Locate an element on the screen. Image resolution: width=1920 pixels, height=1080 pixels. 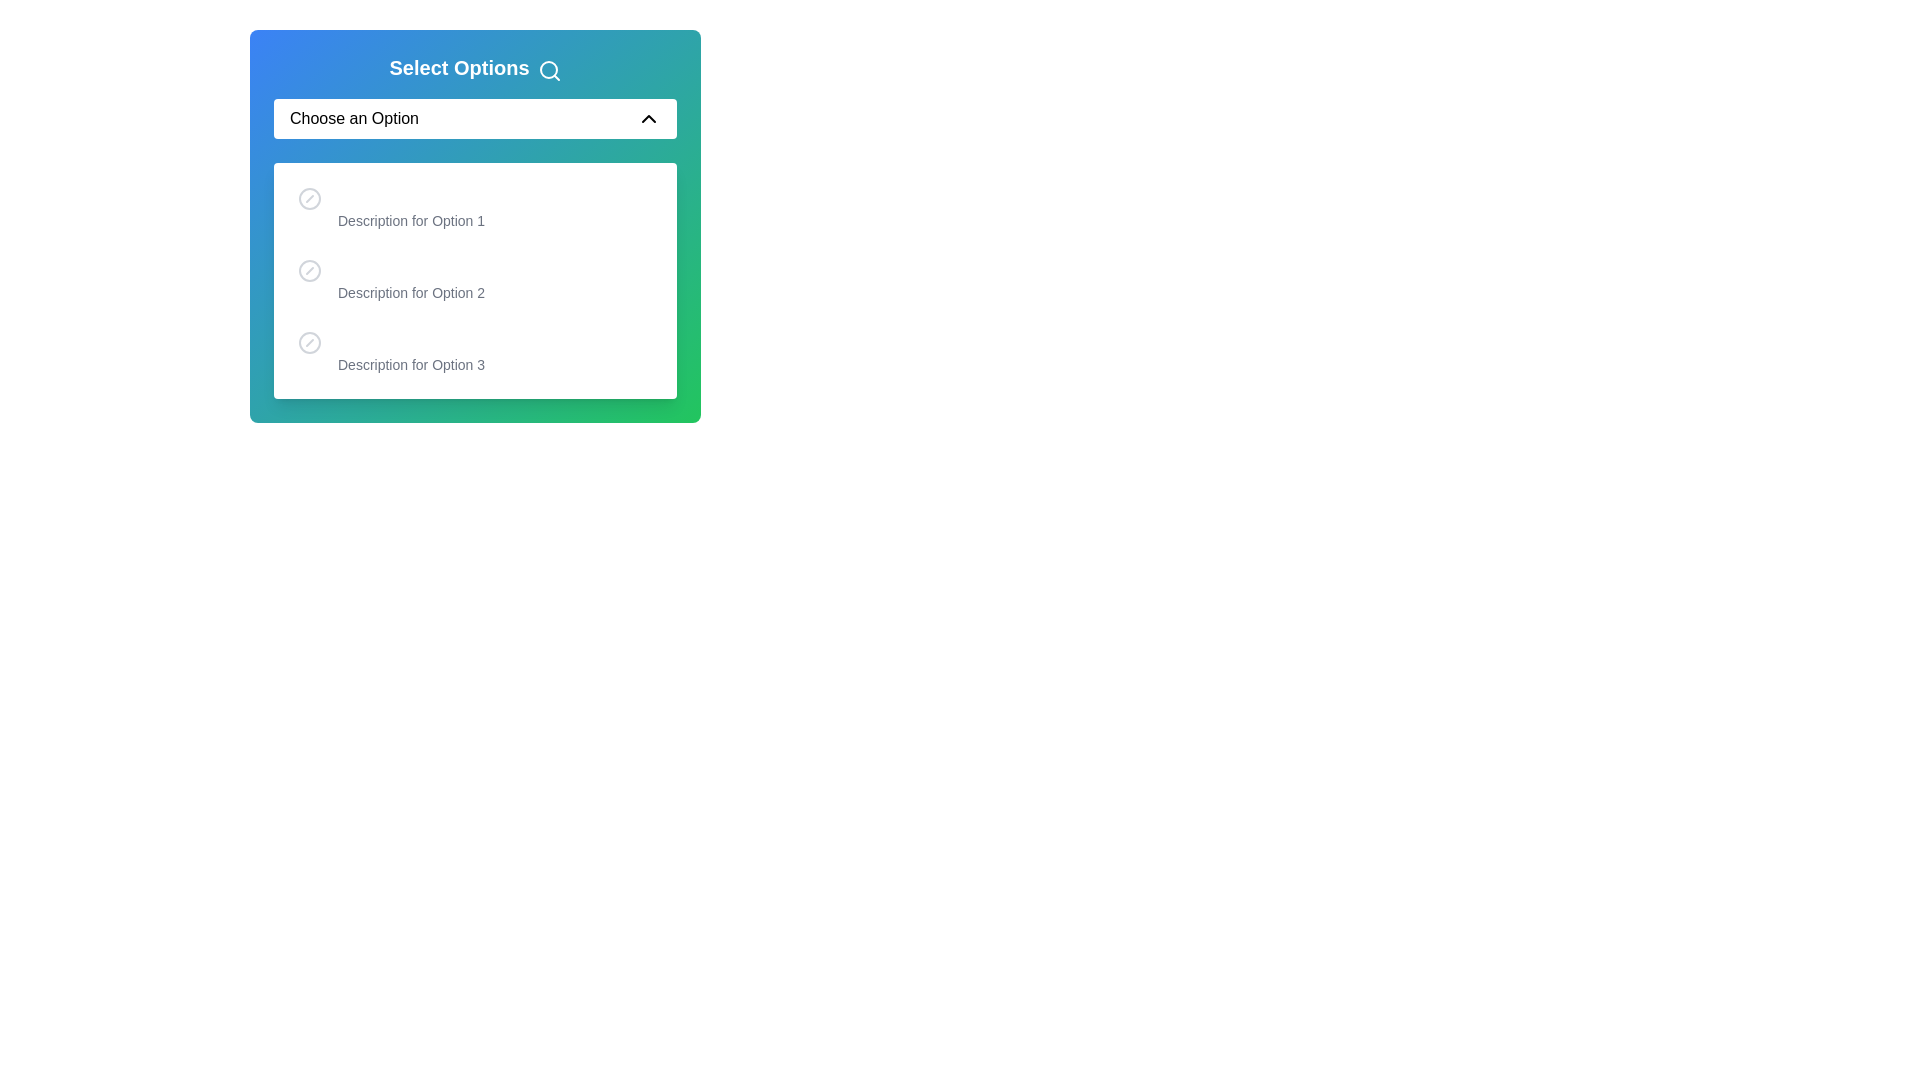
the static text element providing additional details for 'Option 1' in the dropdown menu, located directly below the title 'Option 1' is located at coordinates (410, 220).